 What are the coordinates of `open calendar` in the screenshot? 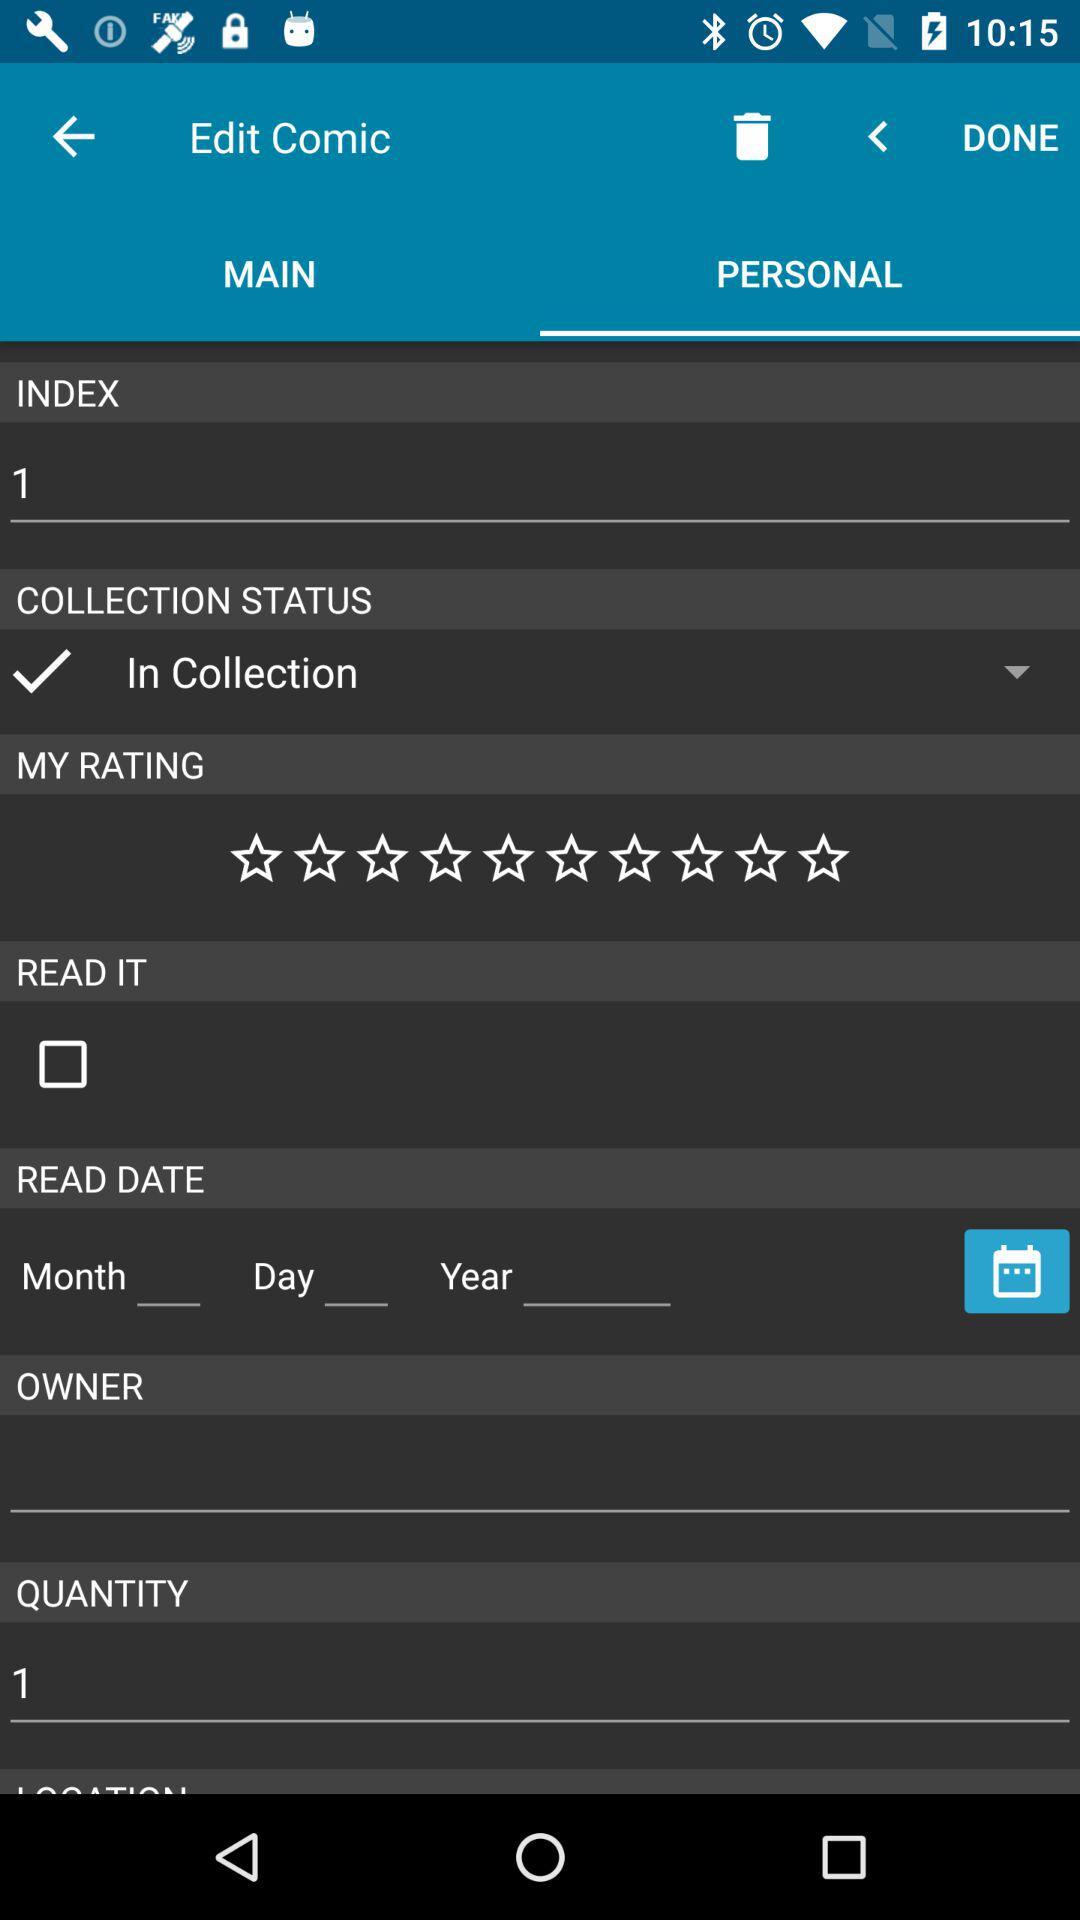 It's located at (1017, 1270).